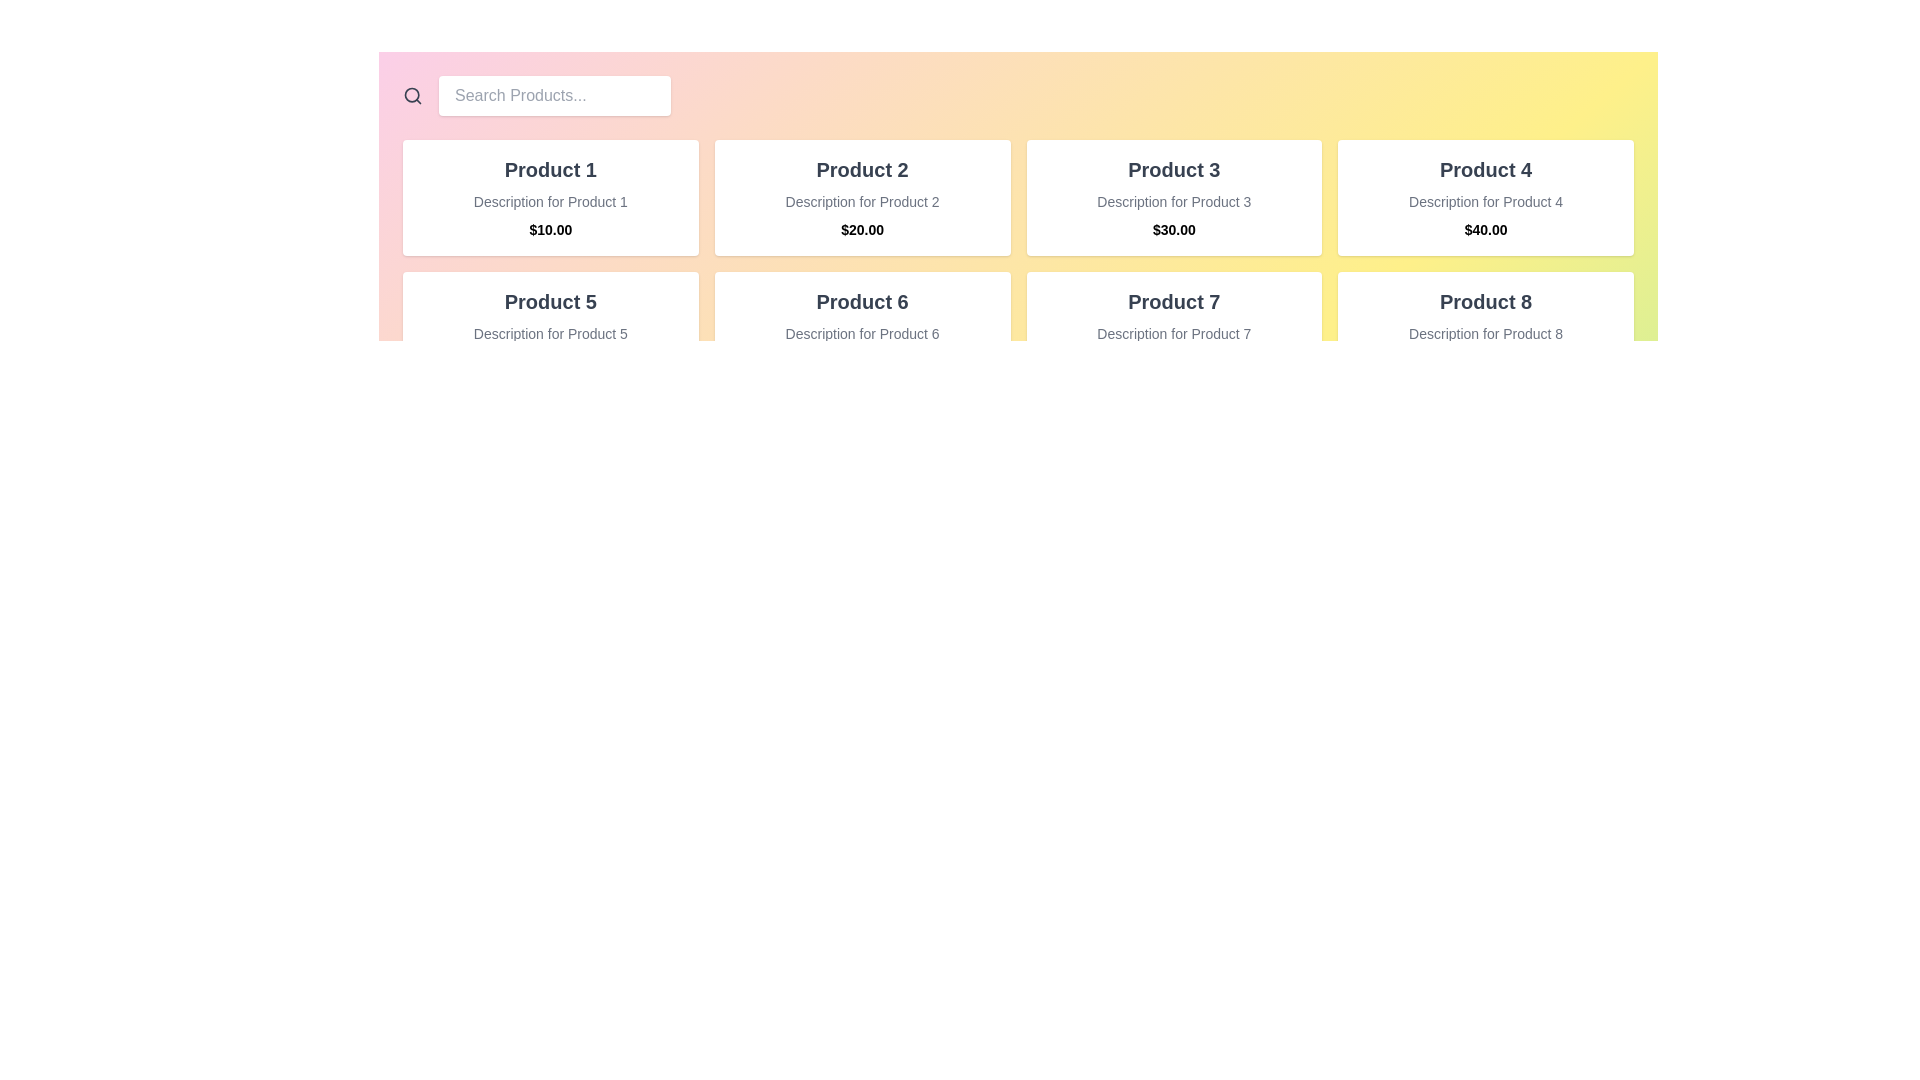 This screenshot has width=1920, height=1080. I want to click on the descriptive text about the product featured in the card, which is located below the title 'Product 5' and above the price '$50.00', so click(550, 333).